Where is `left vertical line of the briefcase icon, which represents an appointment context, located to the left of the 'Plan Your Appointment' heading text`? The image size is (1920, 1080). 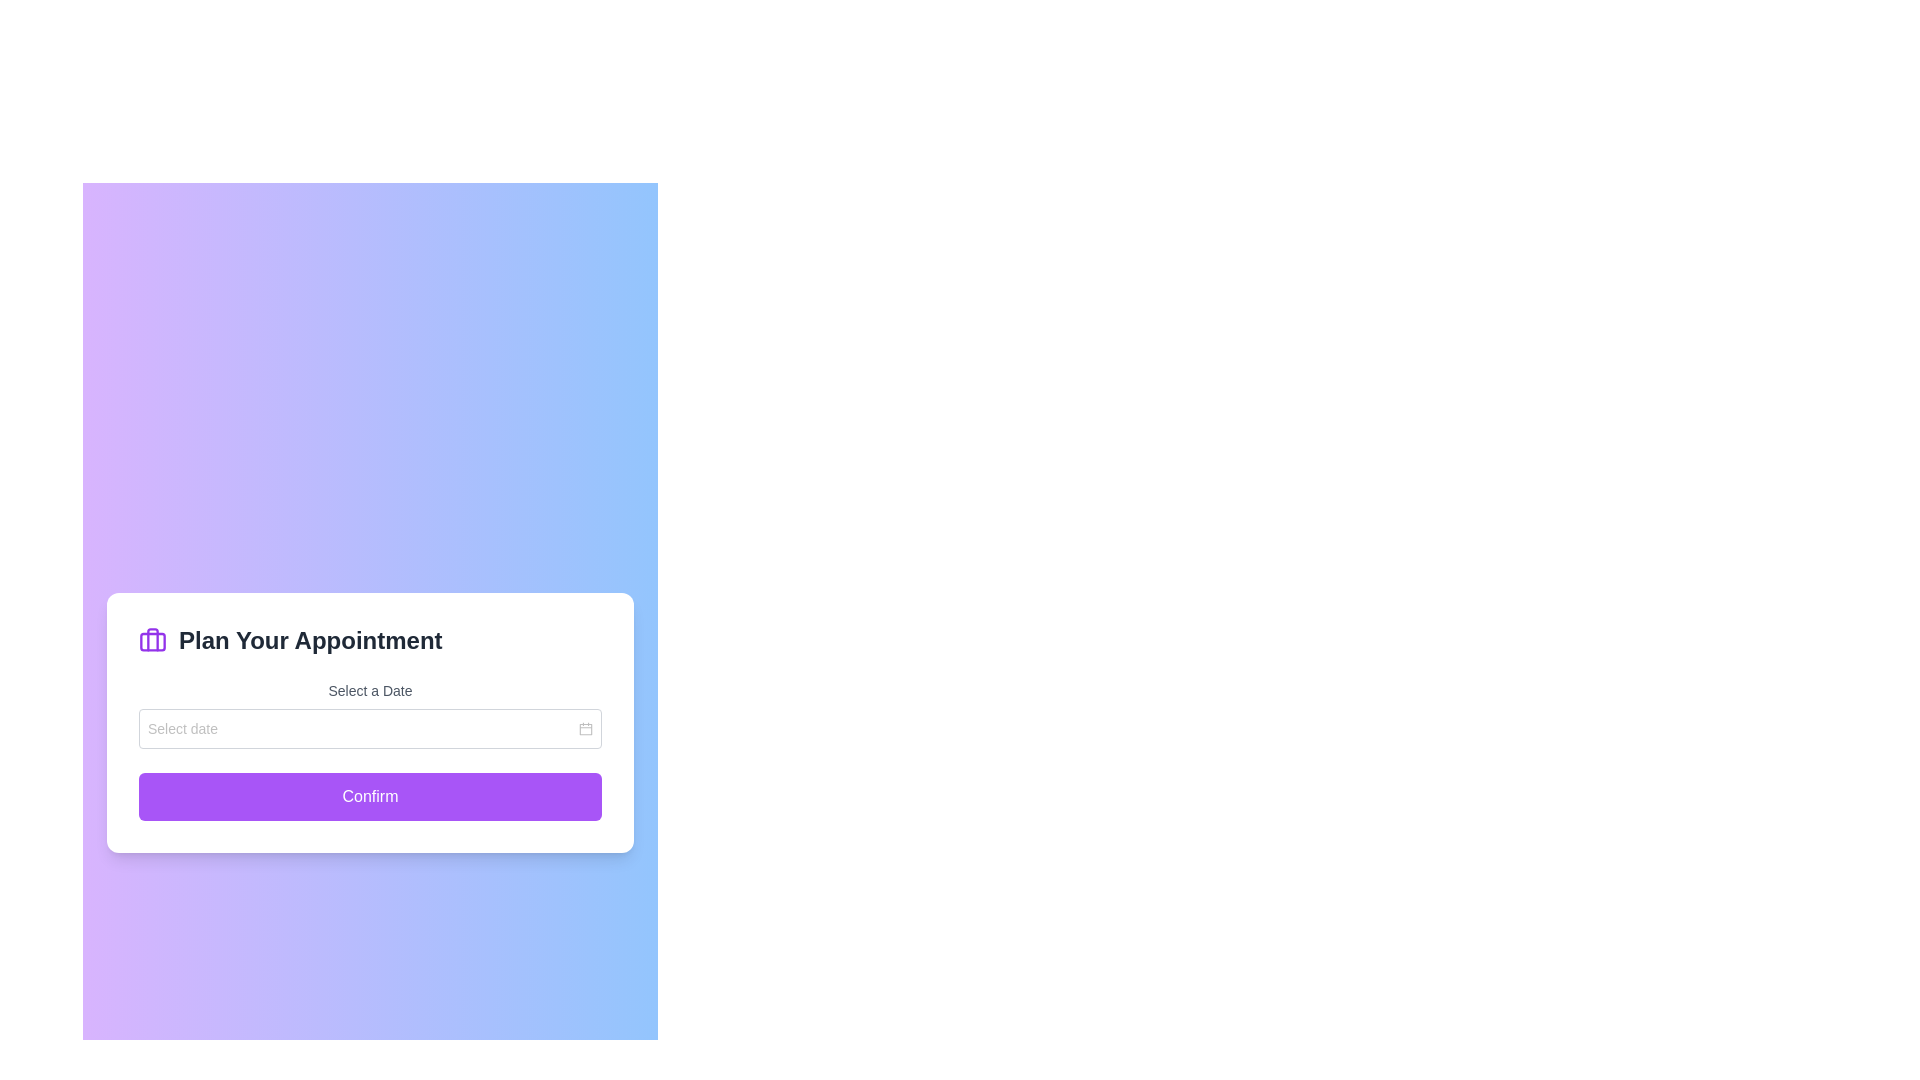 left vertical line of the briefcase icon, which represents an appointment context, located to the left of the 'Plan Your Appointment' heading text is located at coordinates (152, 639).